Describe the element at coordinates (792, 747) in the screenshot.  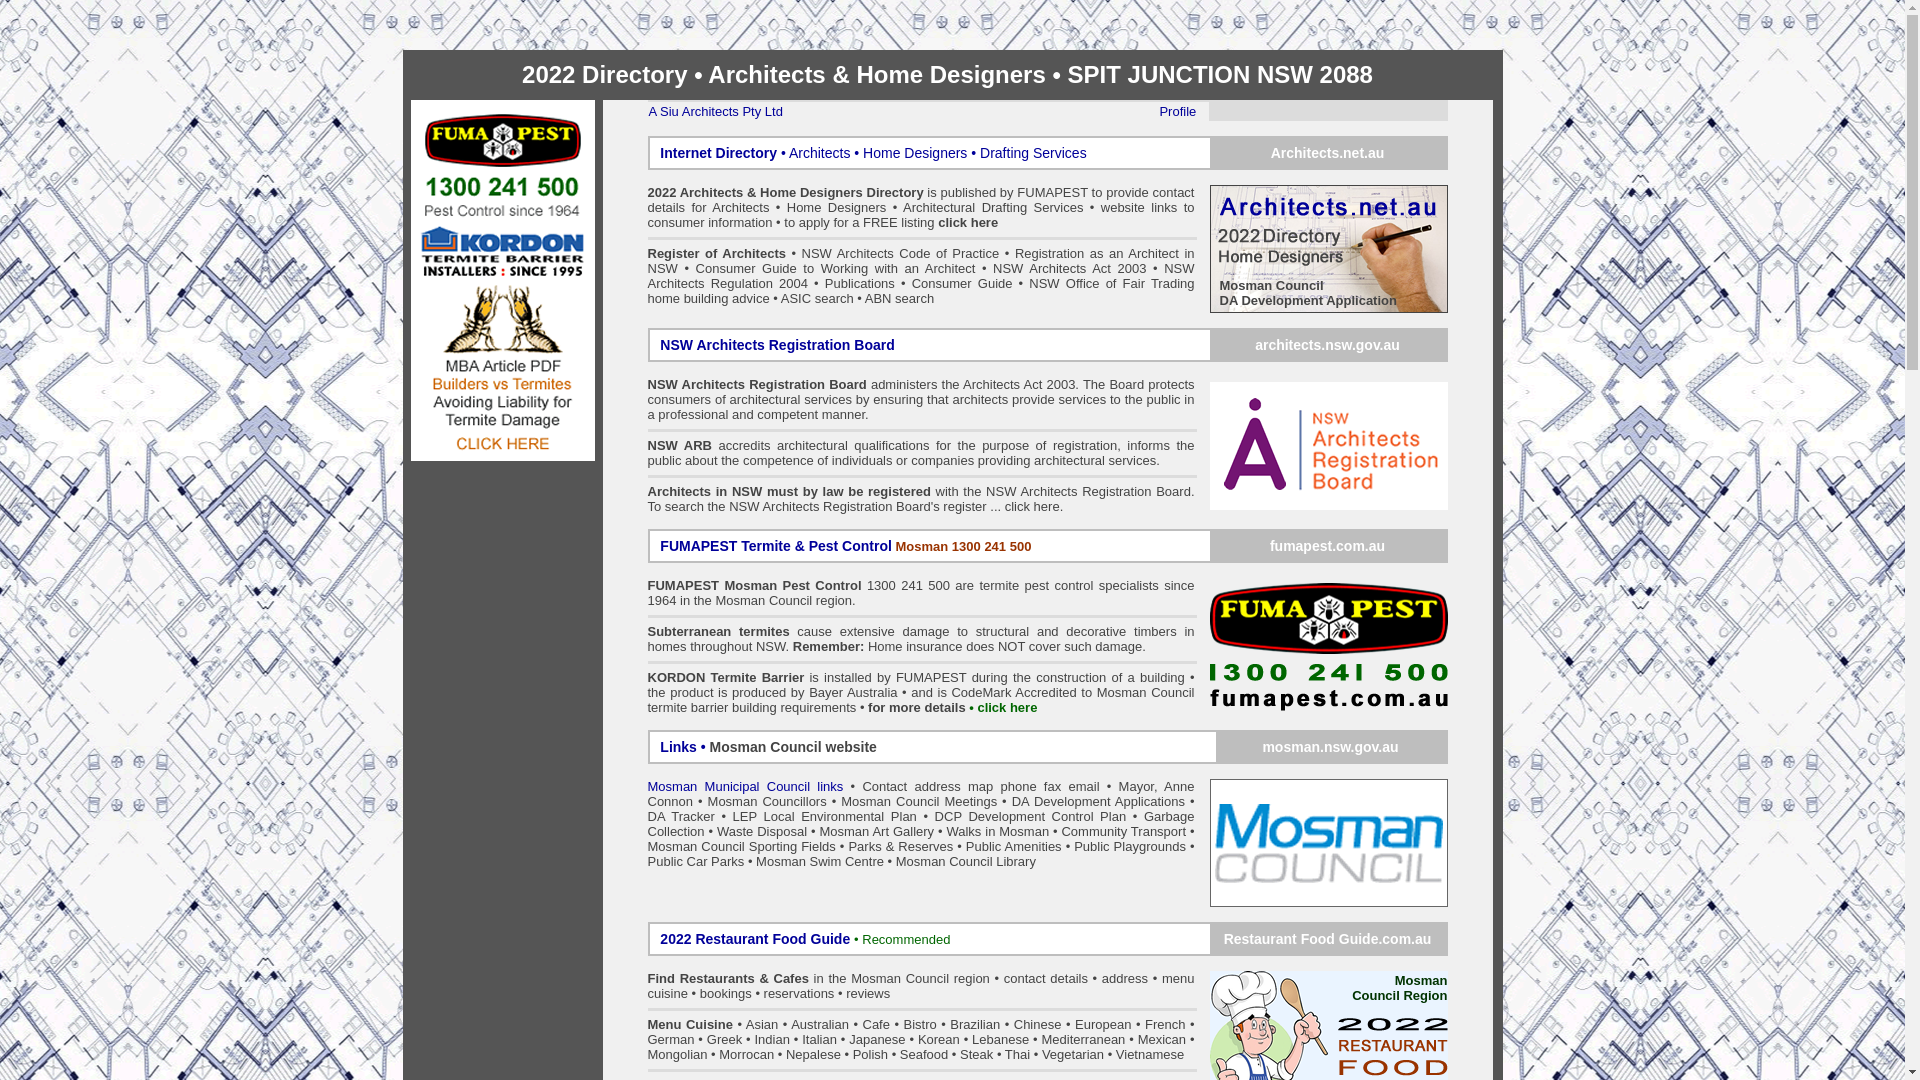
I see `'Mosman Council website'` at that location.